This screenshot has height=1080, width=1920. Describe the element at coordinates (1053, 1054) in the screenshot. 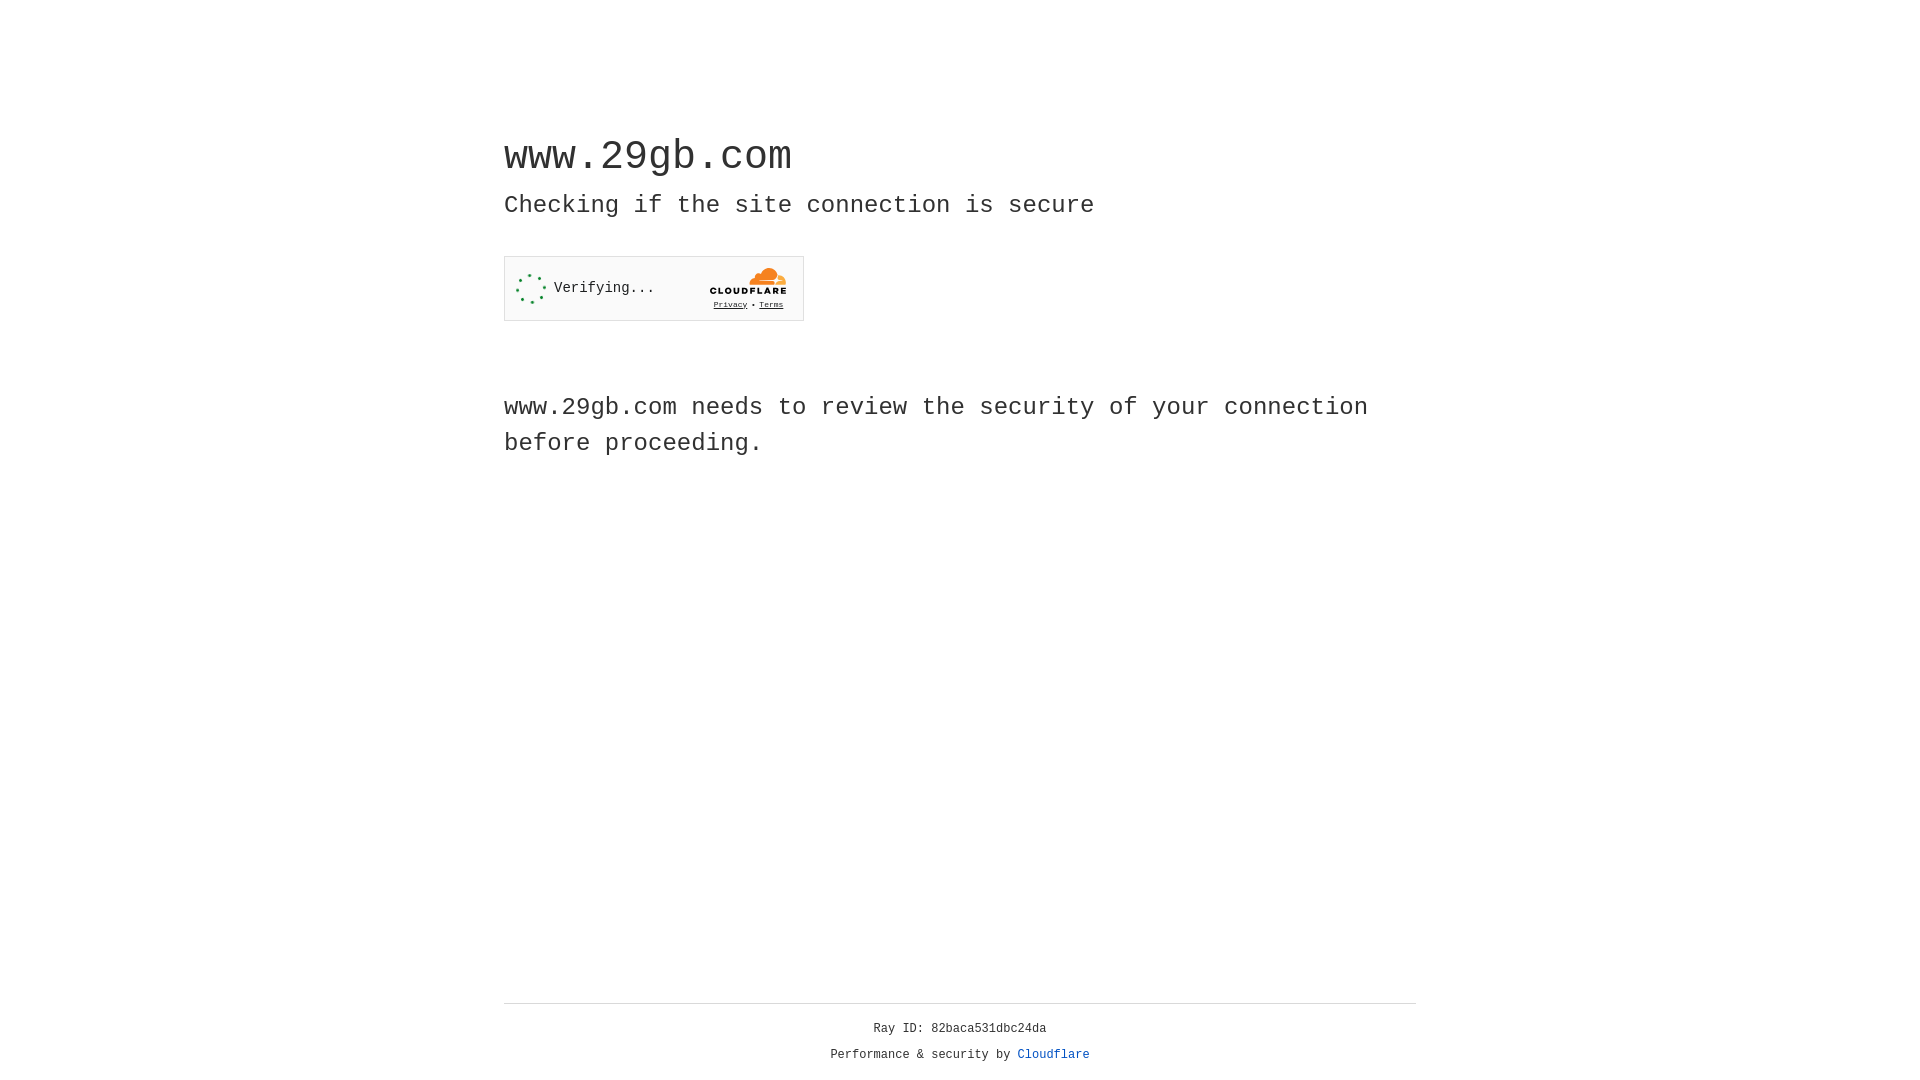

I see `'Cloudflare'` at that location.